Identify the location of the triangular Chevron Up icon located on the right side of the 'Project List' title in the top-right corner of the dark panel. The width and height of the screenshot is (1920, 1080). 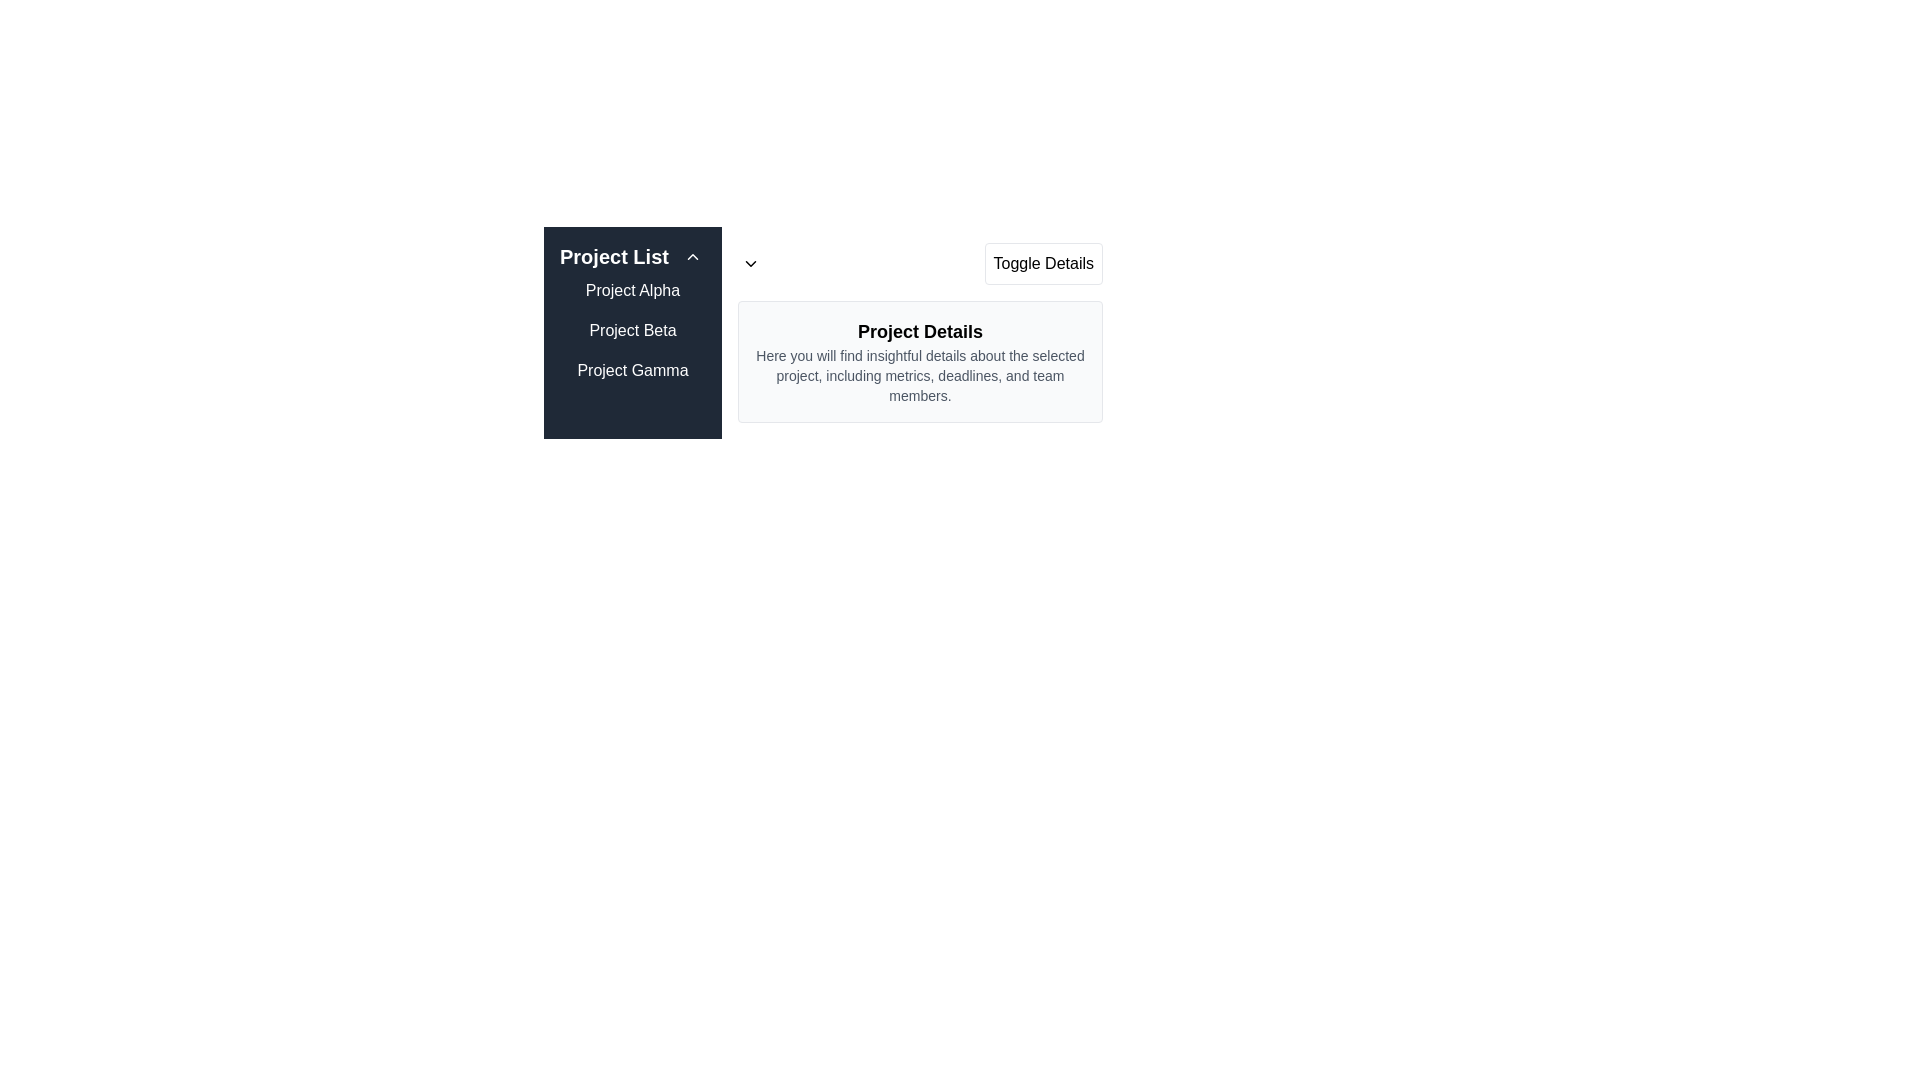
(692, 256).